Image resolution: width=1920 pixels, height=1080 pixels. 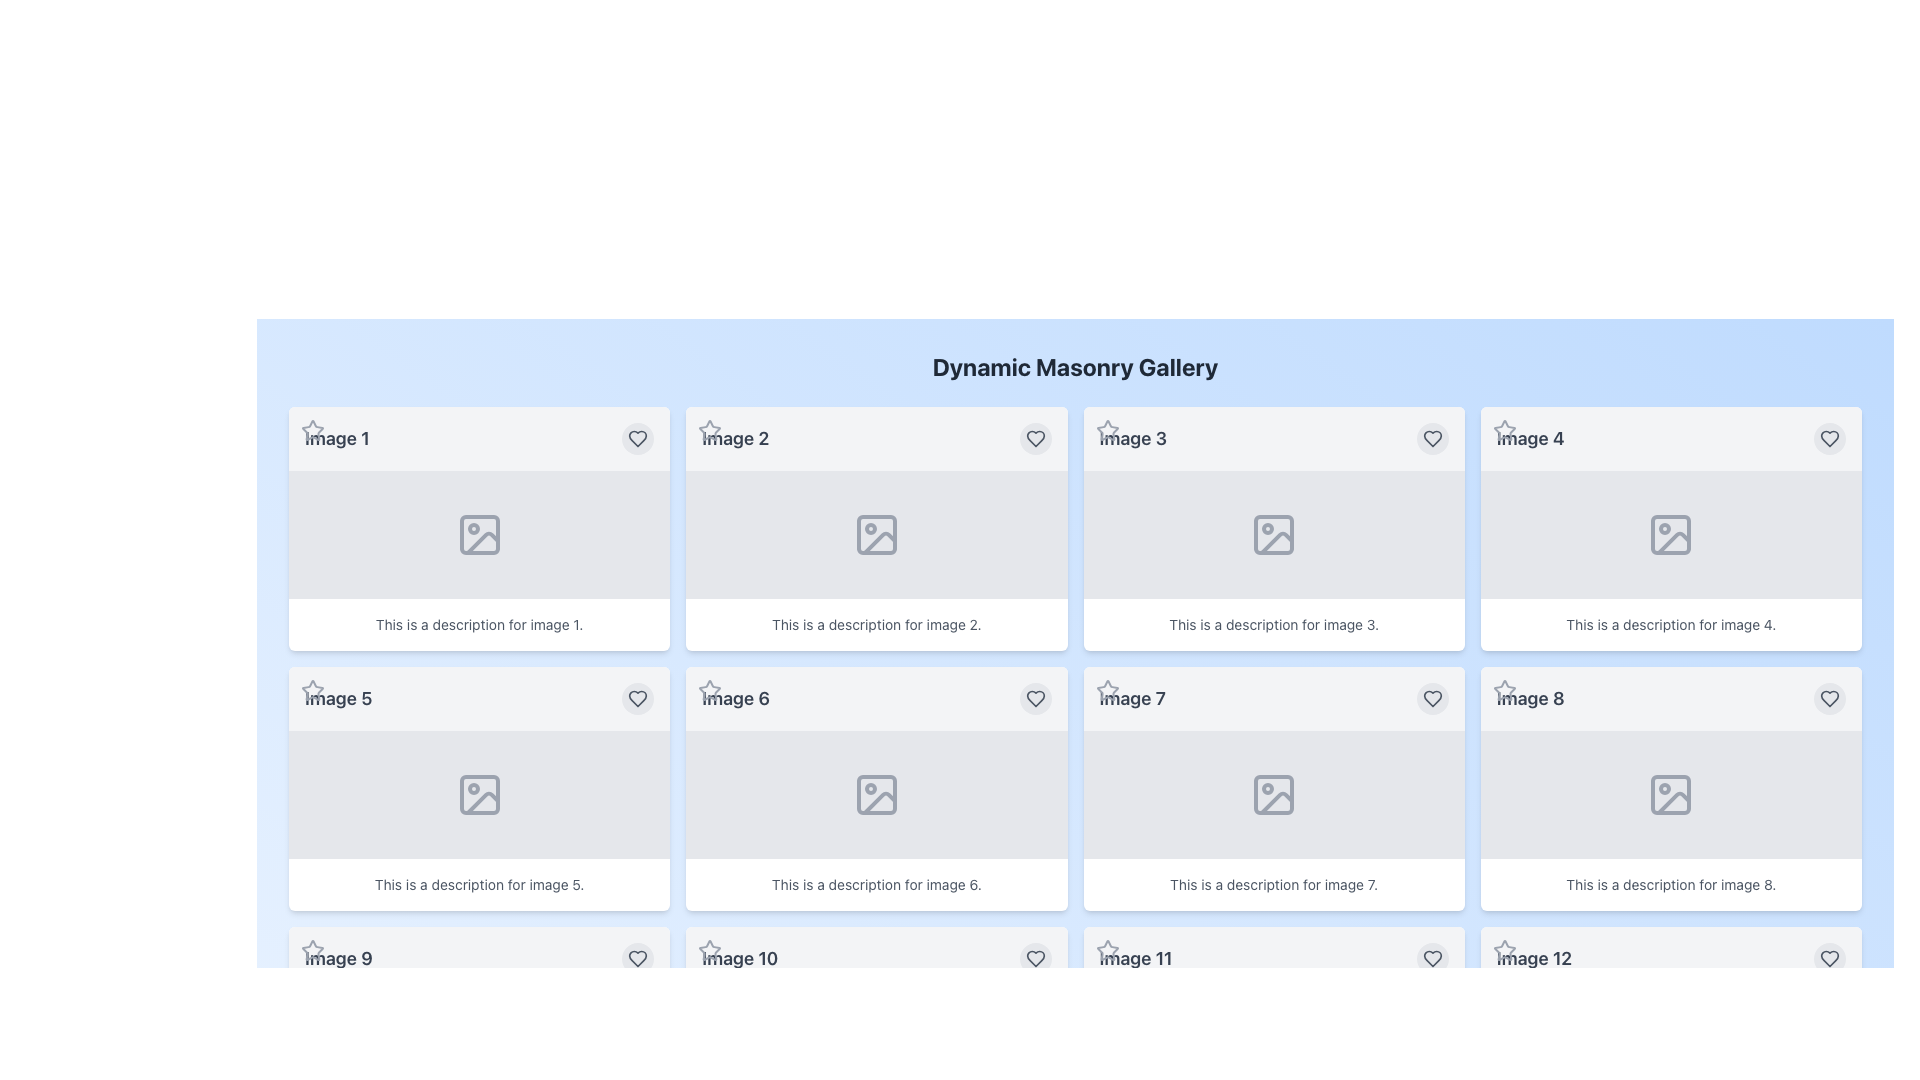 What do you see at coordinates (1671, 534) in the screenshot?
I see `the image placeholder representing 'Image 4', located at the center of the fourth card in the top row of the dynamic masonry layout` at bounding box center [1671, 534].